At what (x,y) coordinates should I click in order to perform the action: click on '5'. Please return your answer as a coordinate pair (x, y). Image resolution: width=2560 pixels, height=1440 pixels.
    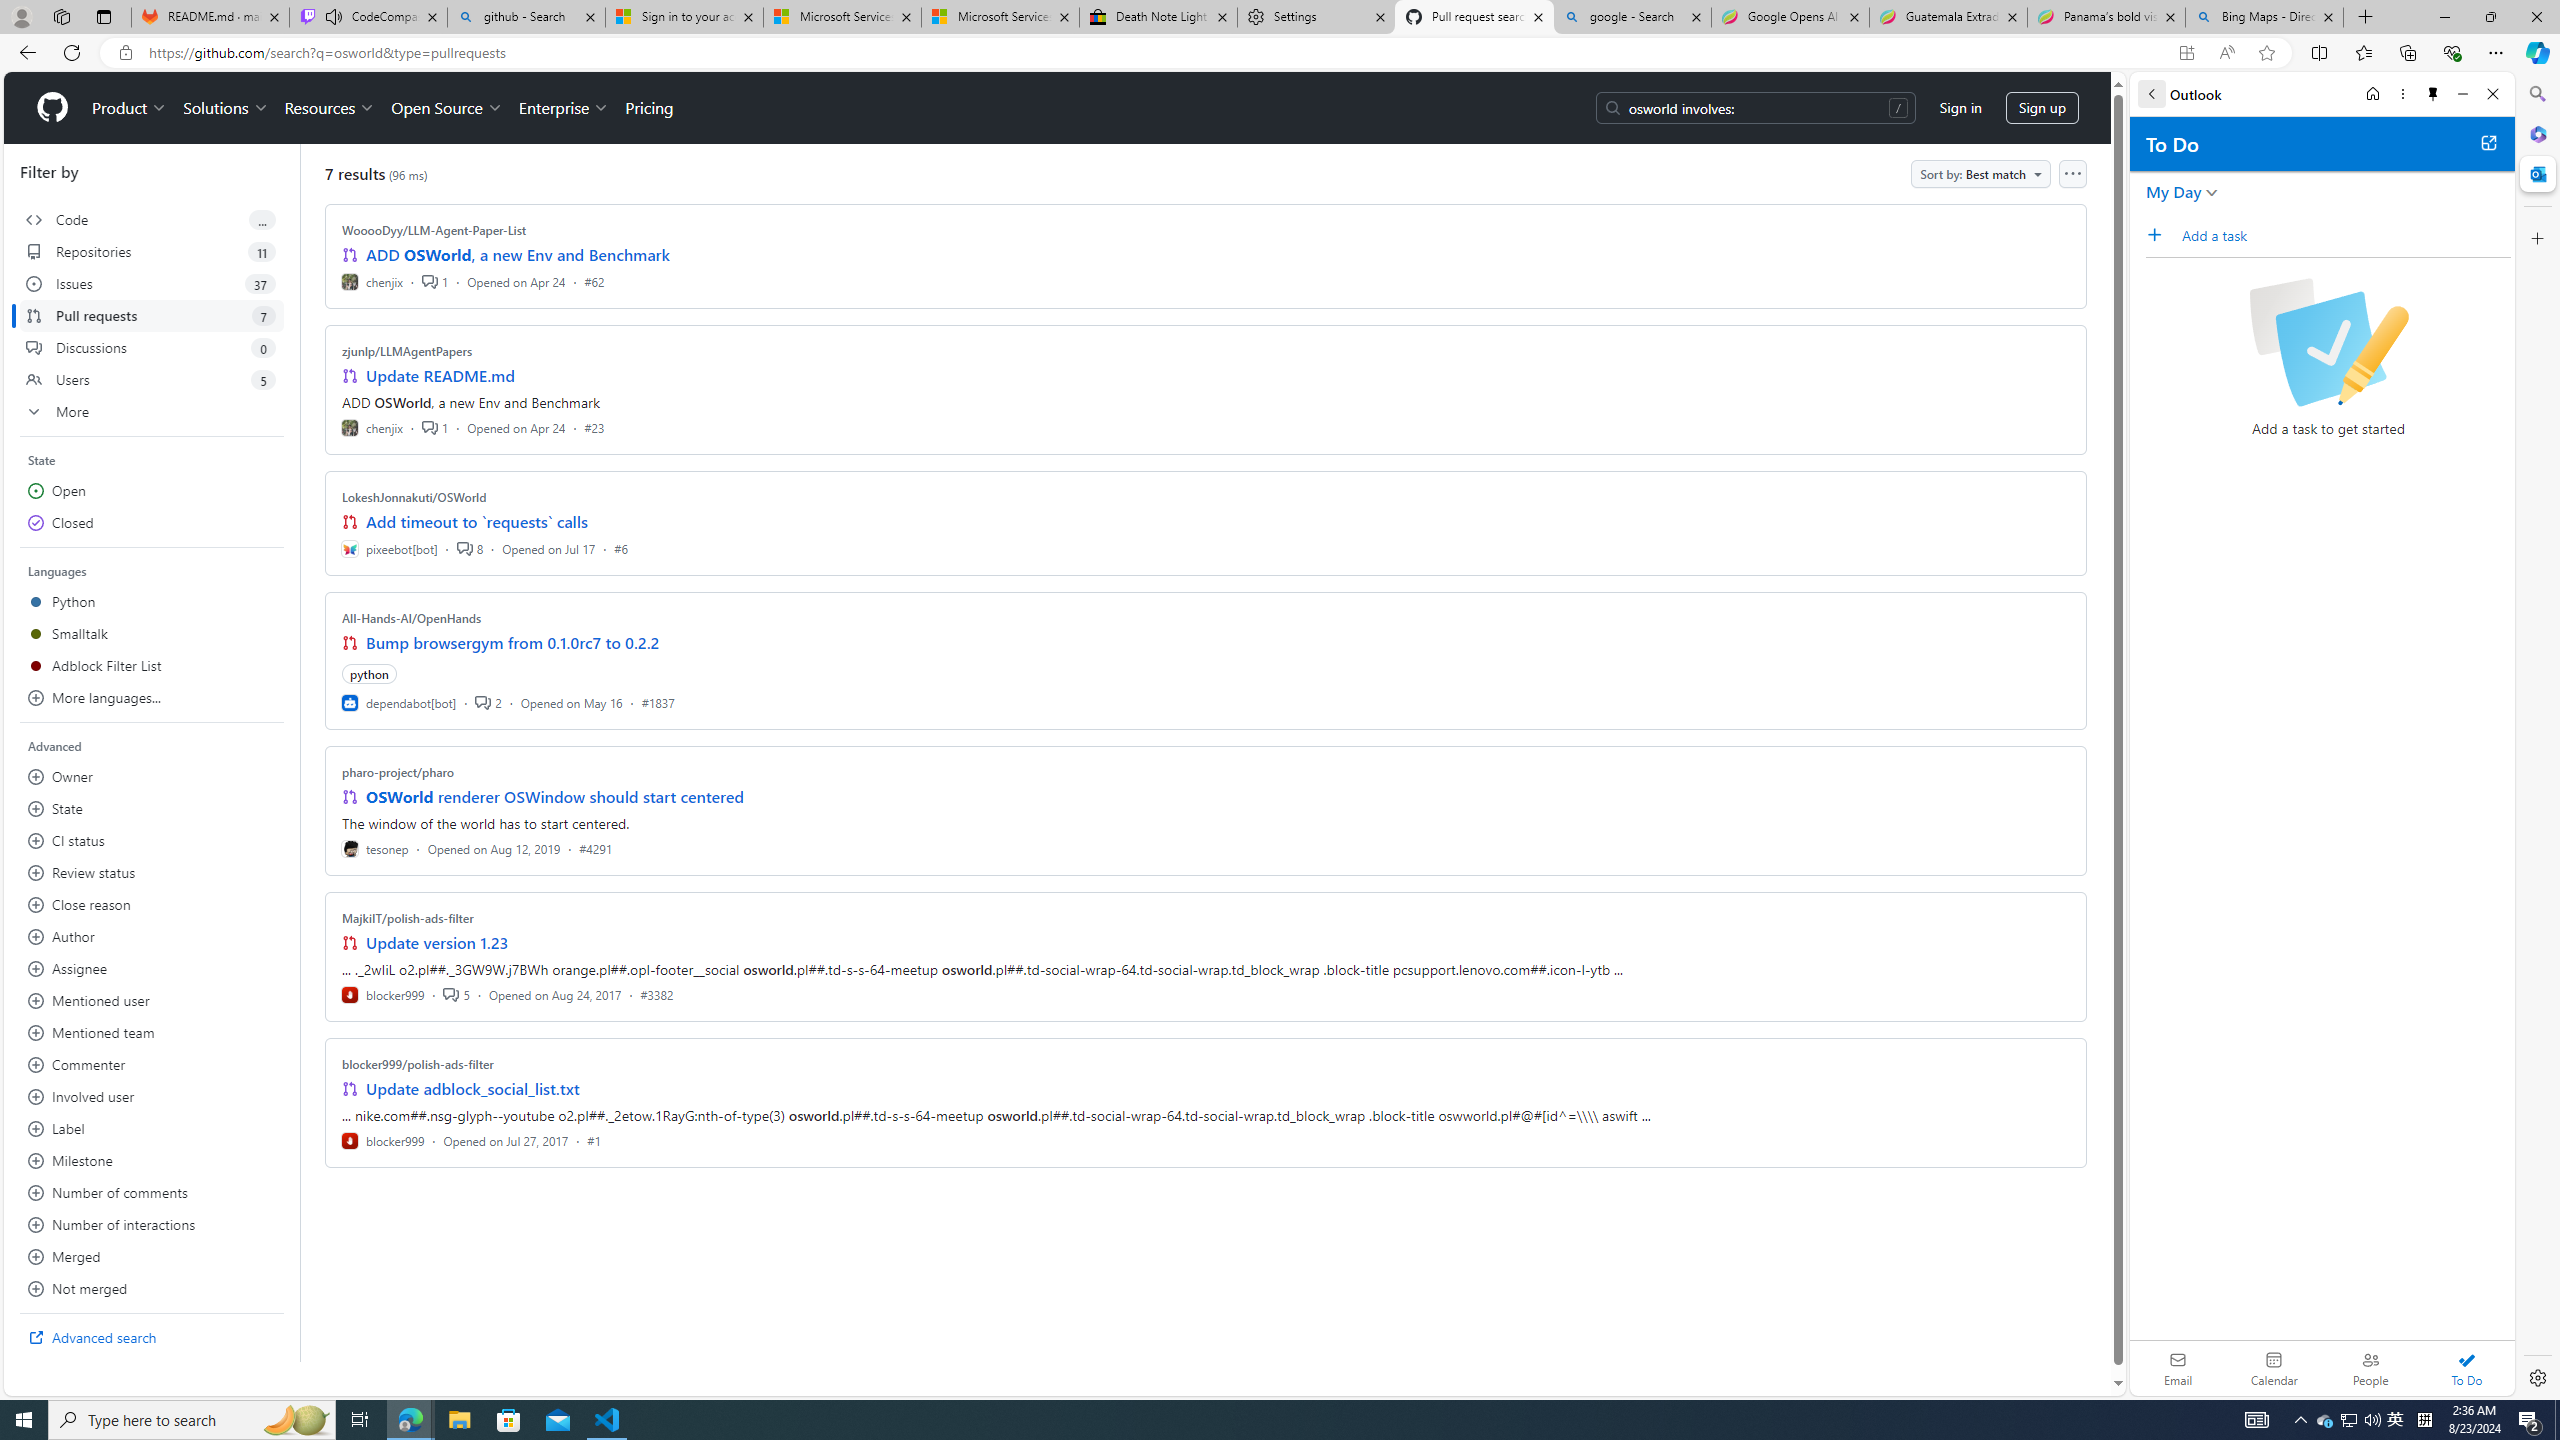
    Looking at the image, I should click on (456, 993).